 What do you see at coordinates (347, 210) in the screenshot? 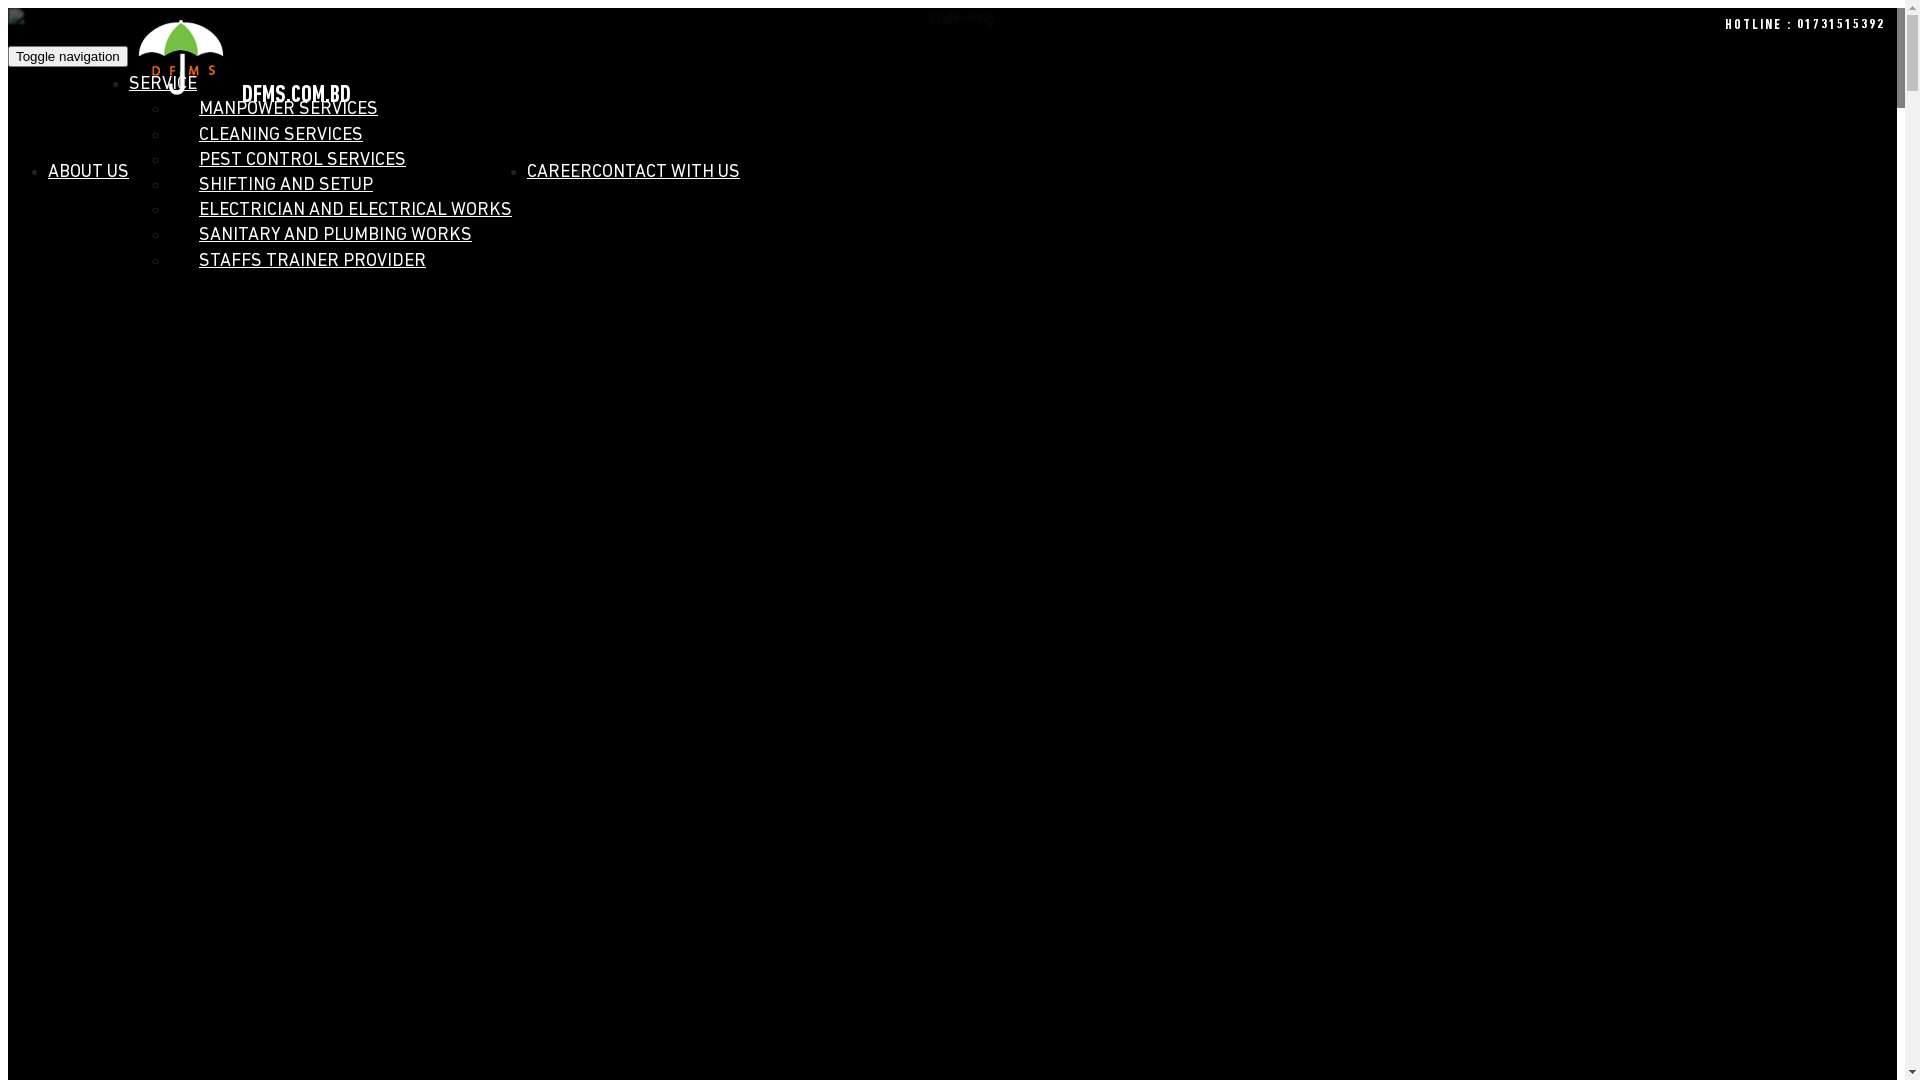
I see `'ELECTRICIAN AND ELECTRICAL WORKS'` at bounding box center [347, 210].